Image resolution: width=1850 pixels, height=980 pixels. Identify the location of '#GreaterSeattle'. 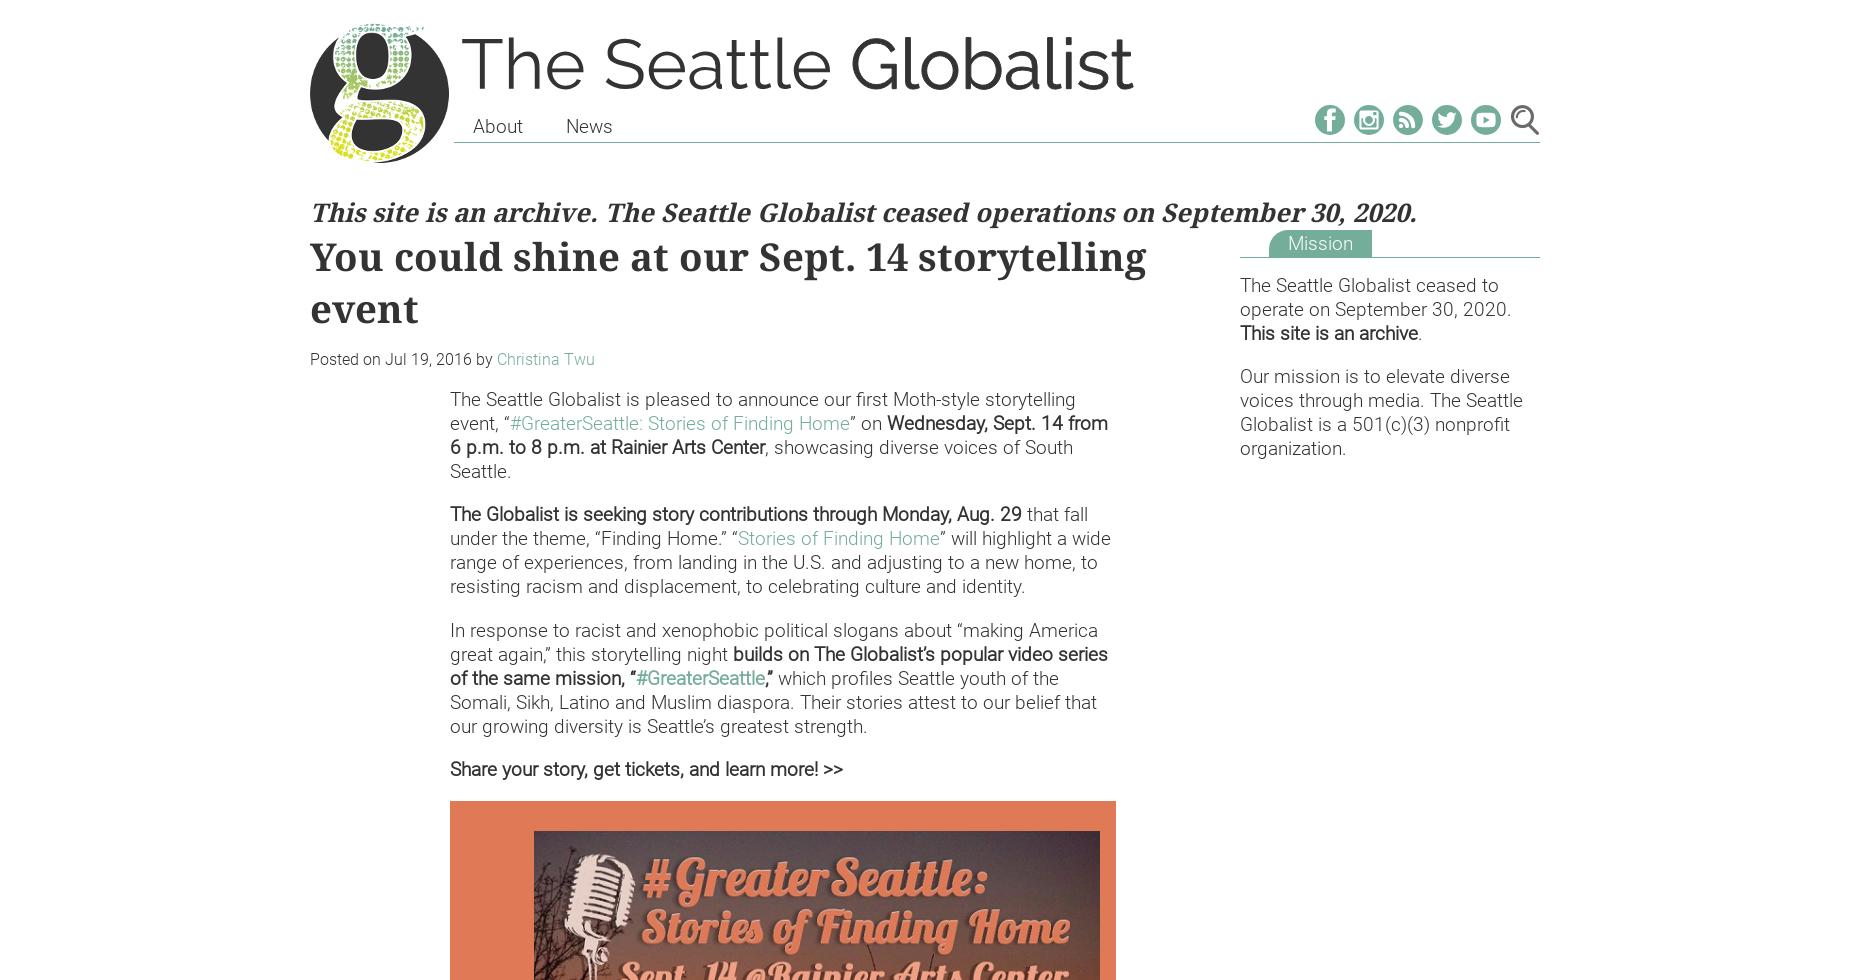
(700, 677).